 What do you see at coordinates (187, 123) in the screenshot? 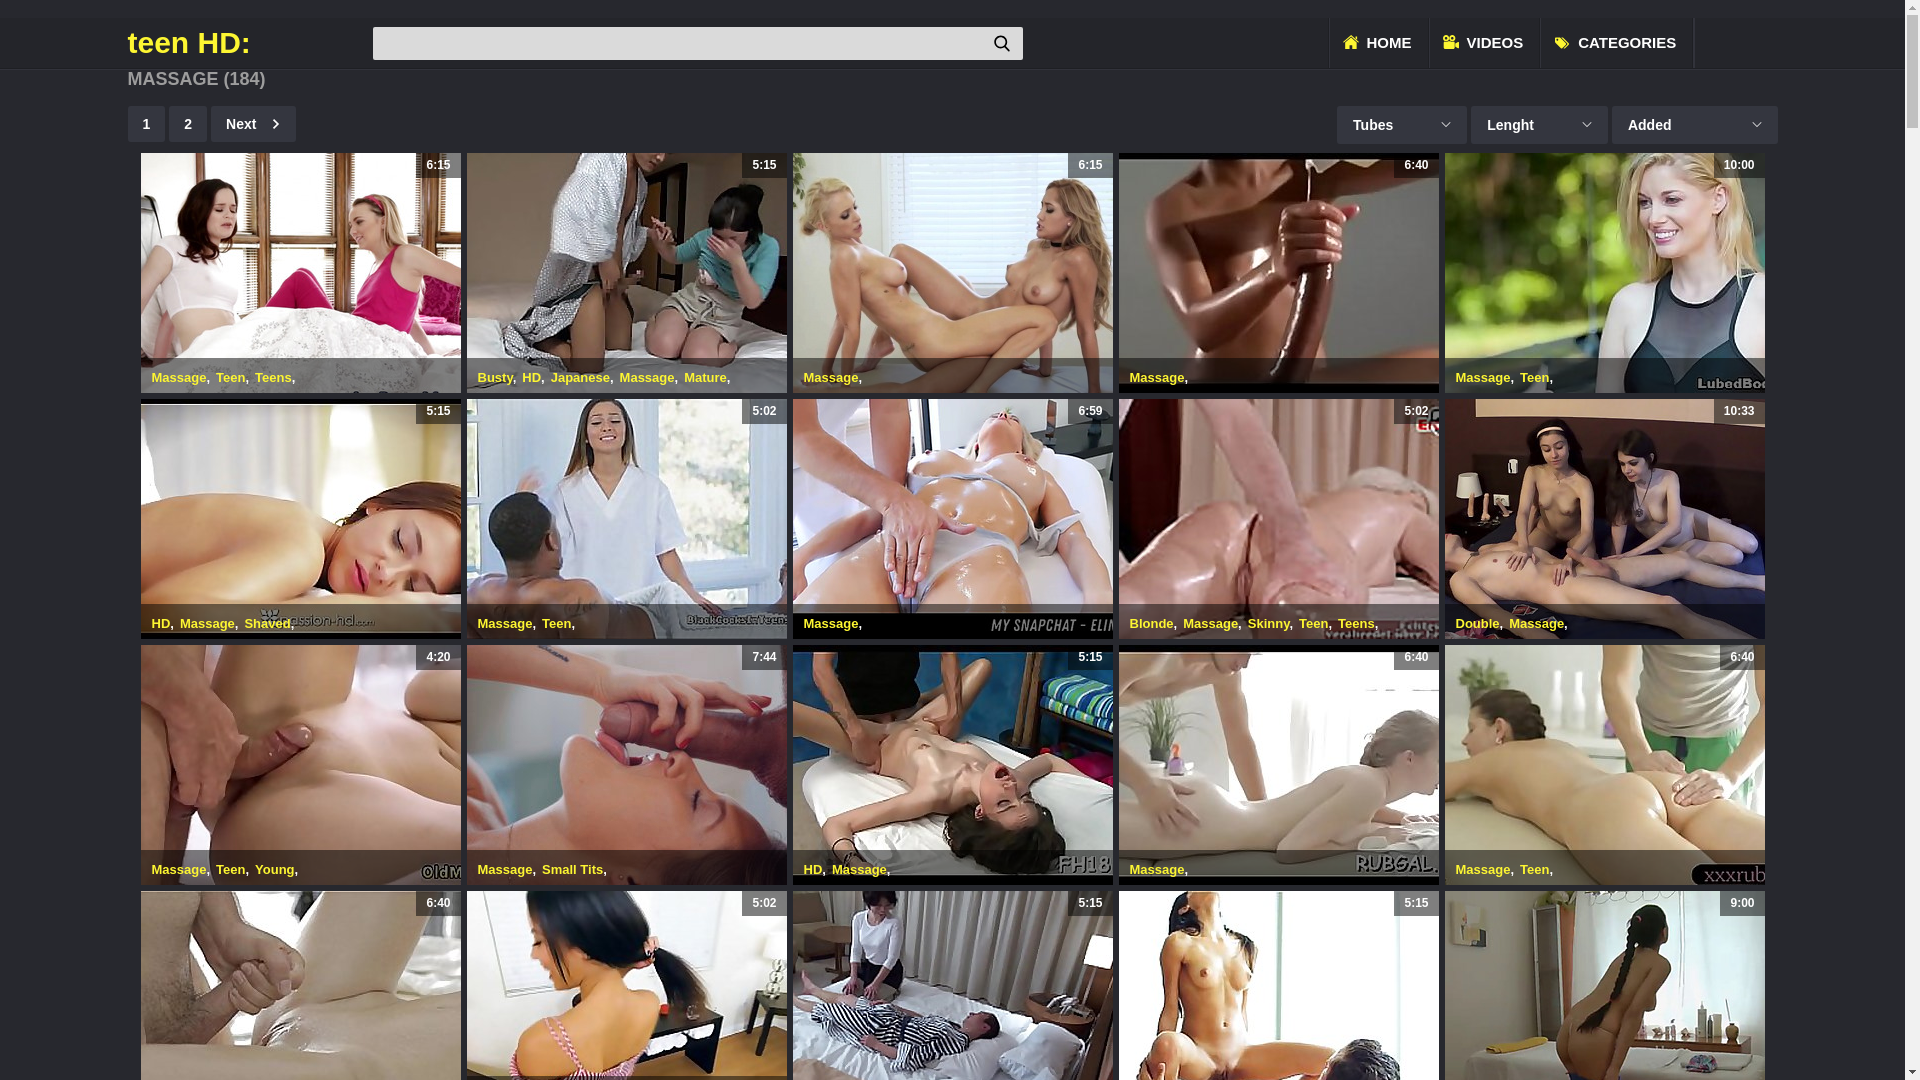
I see `'2'` at bounding box center [187, 123].